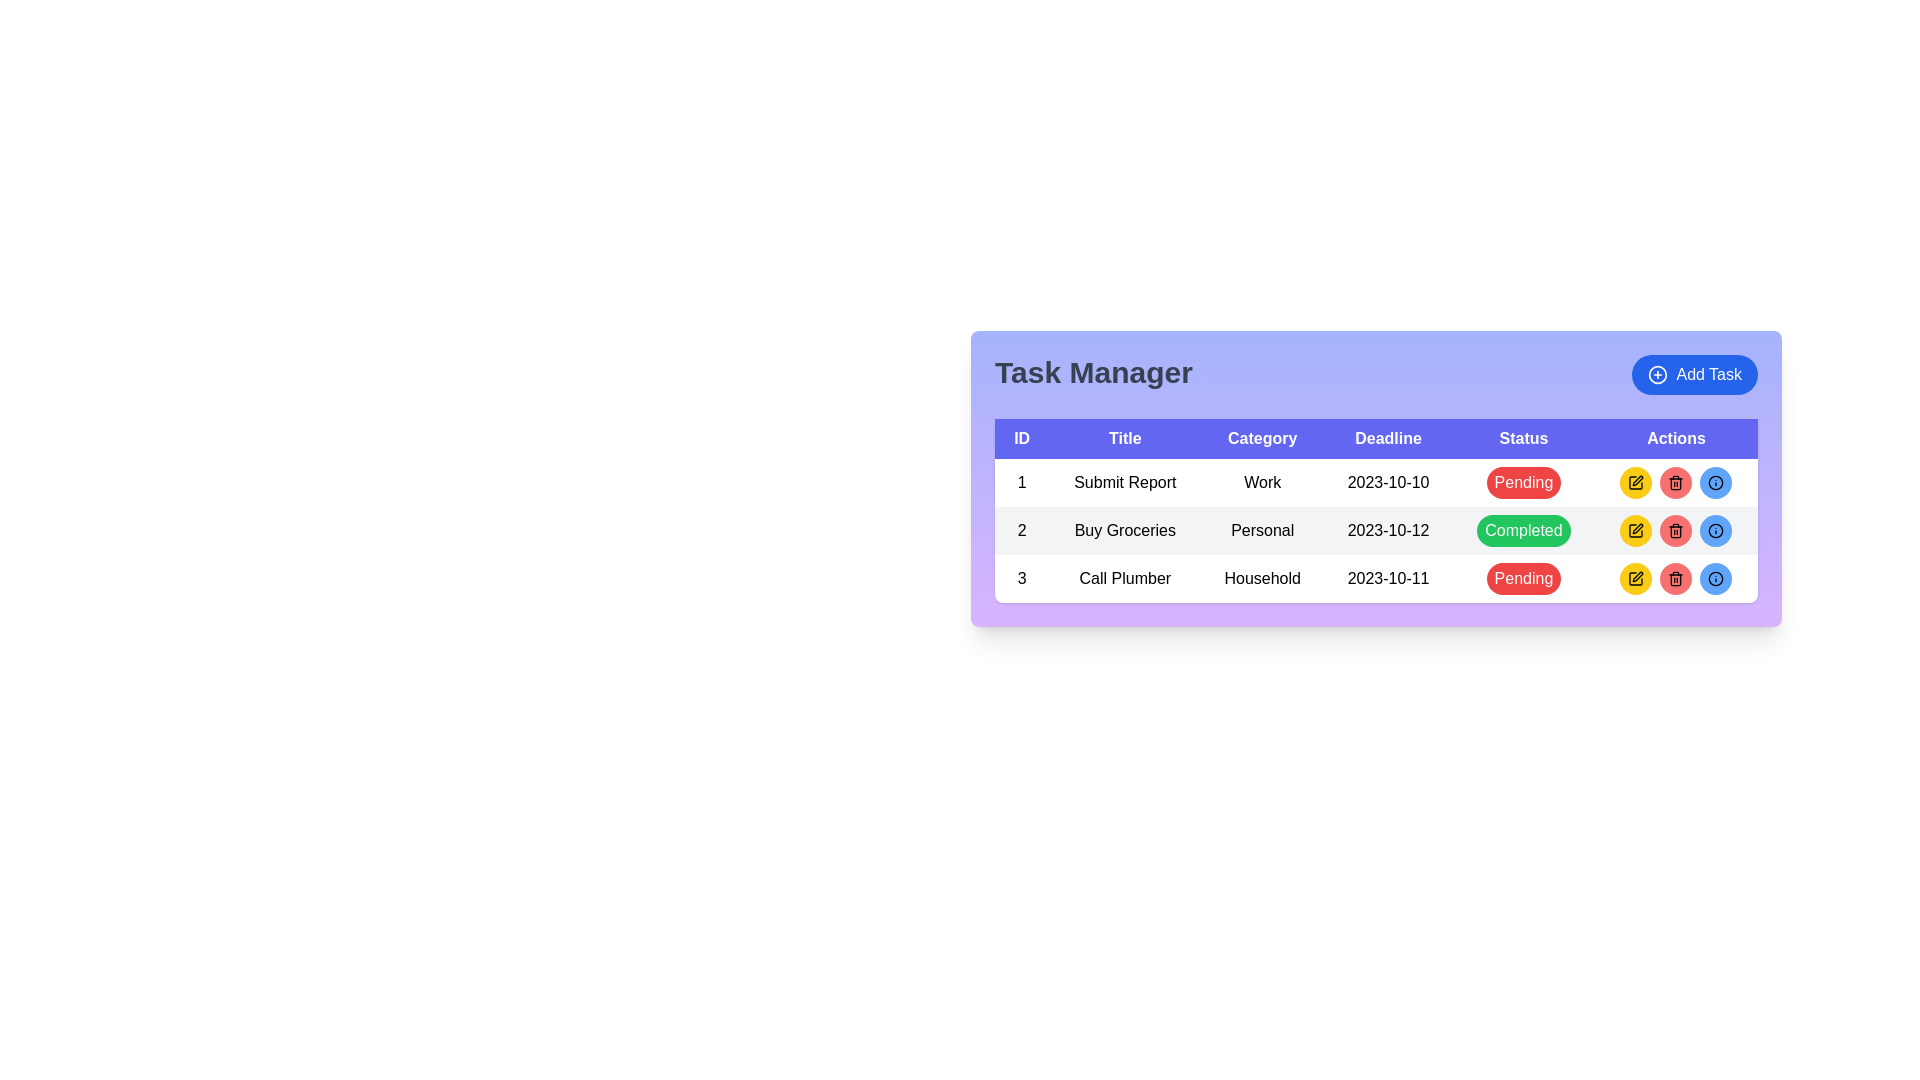  Describe the element at coordinates (1522, 578) in the screenshot. I see `the 'Pending' status button located in the 'Status' column of the third row in the 'Task Manager' table` at that location.